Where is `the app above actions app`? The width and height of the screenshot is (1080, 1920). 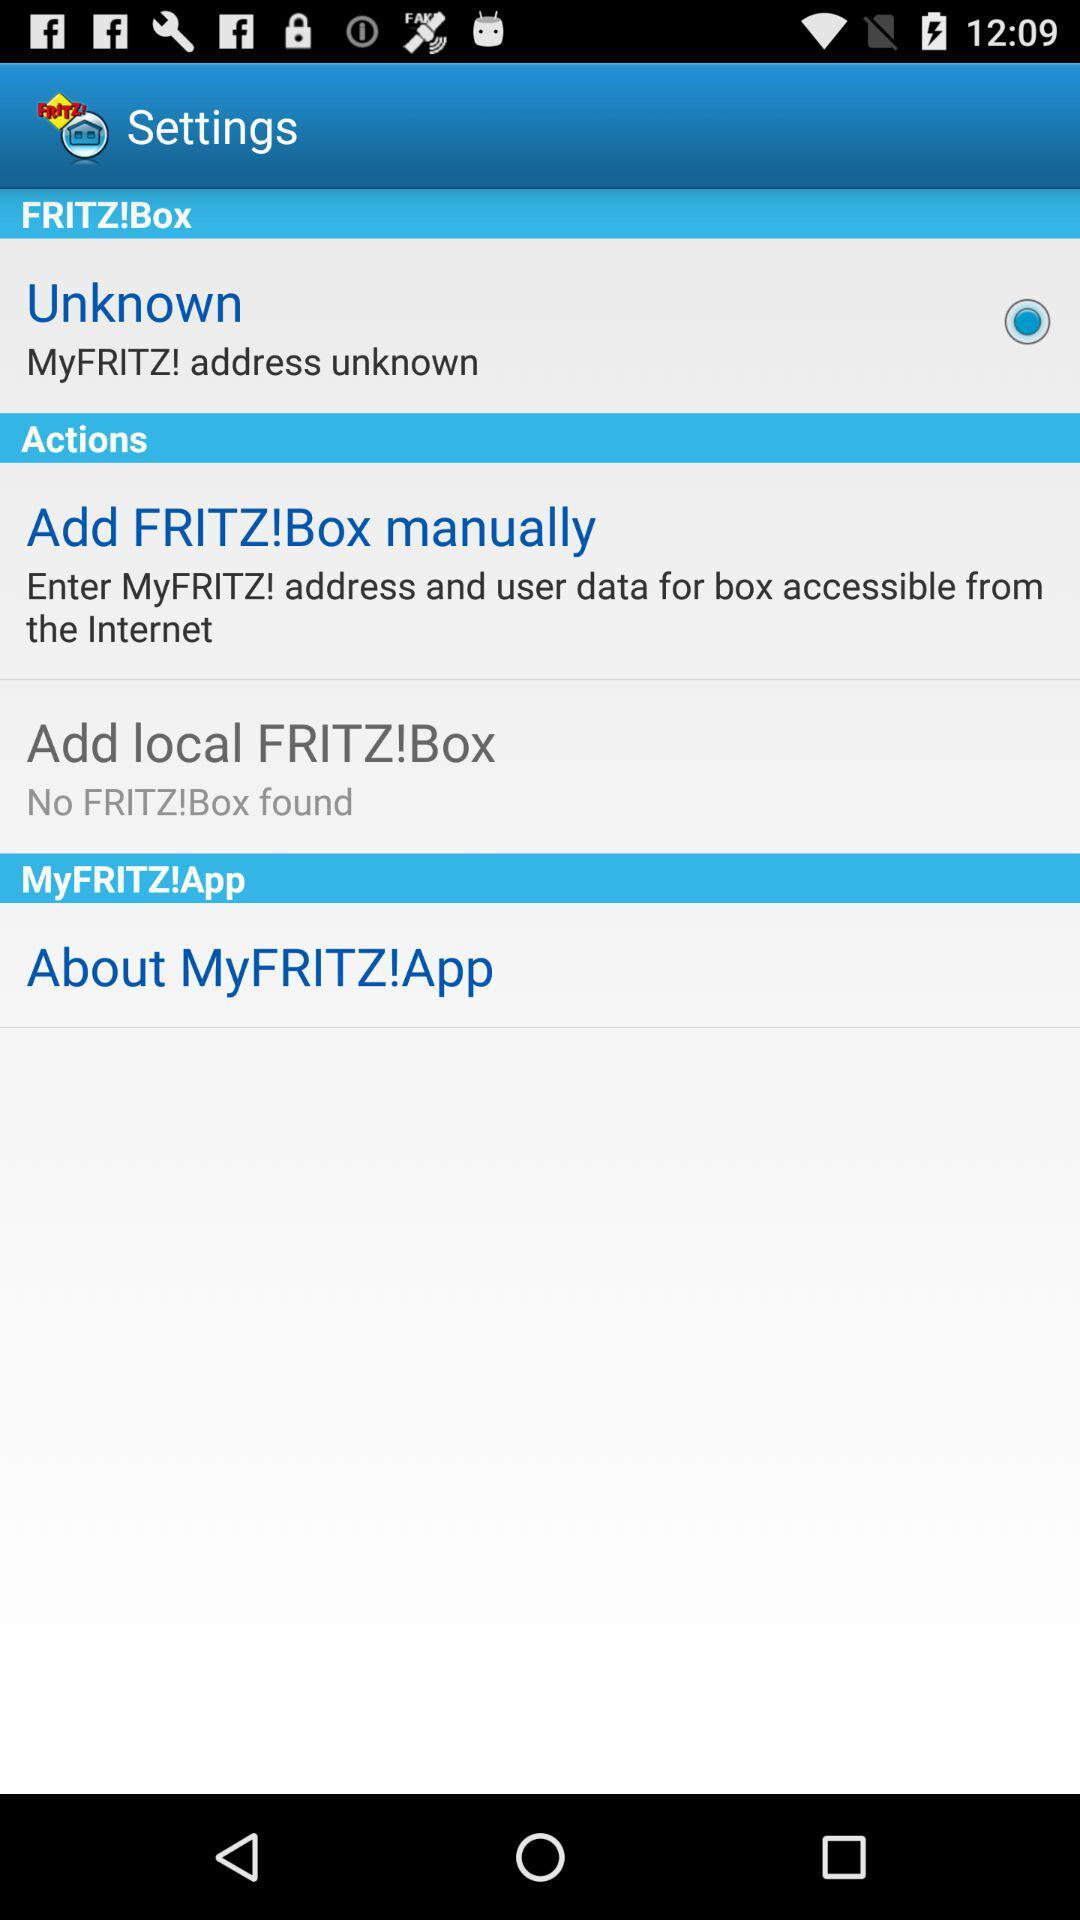
the app above actions app is located at coordinates (1027, 321).